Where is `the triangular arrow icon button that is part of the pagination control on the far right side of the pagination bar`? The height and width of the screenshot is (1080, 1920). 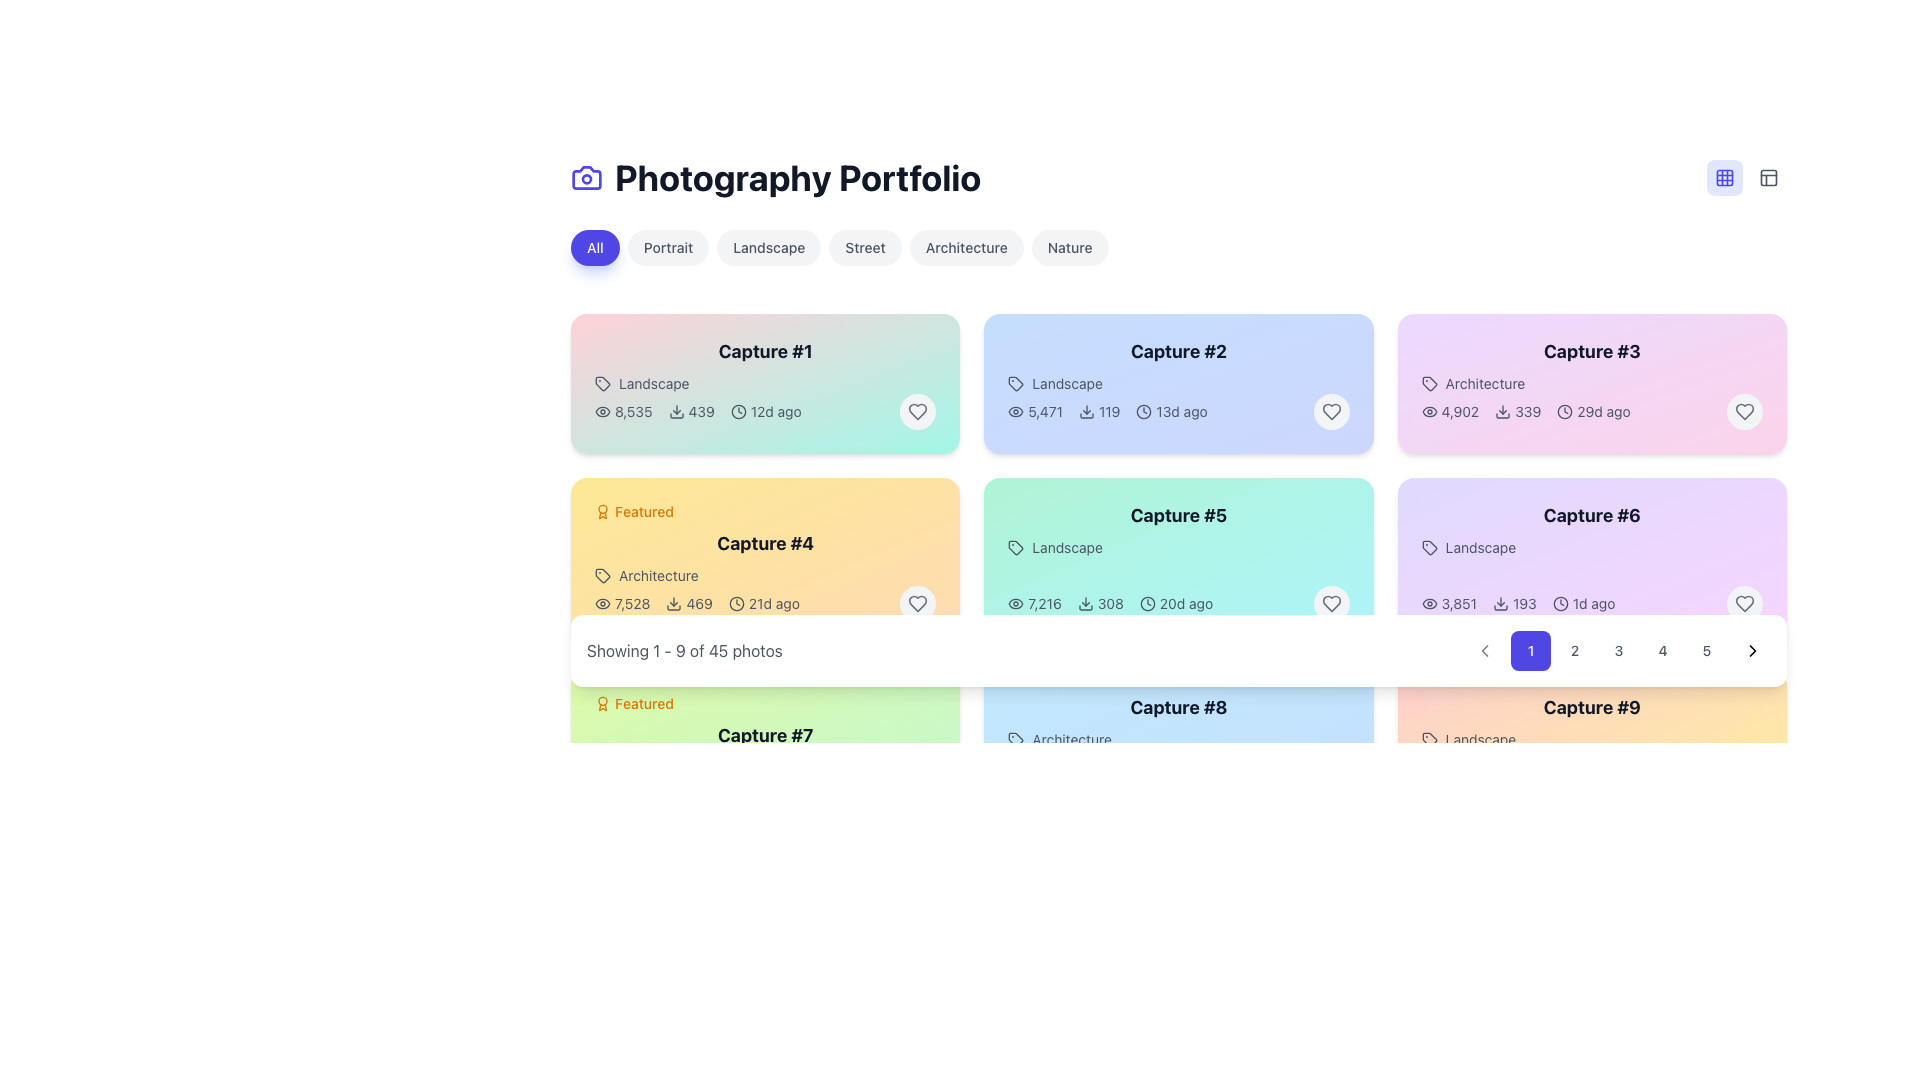 the triangular arrow icon button that is part of the pagination control on the far right side of the pagination bar is located at coordinates (1751, 651).